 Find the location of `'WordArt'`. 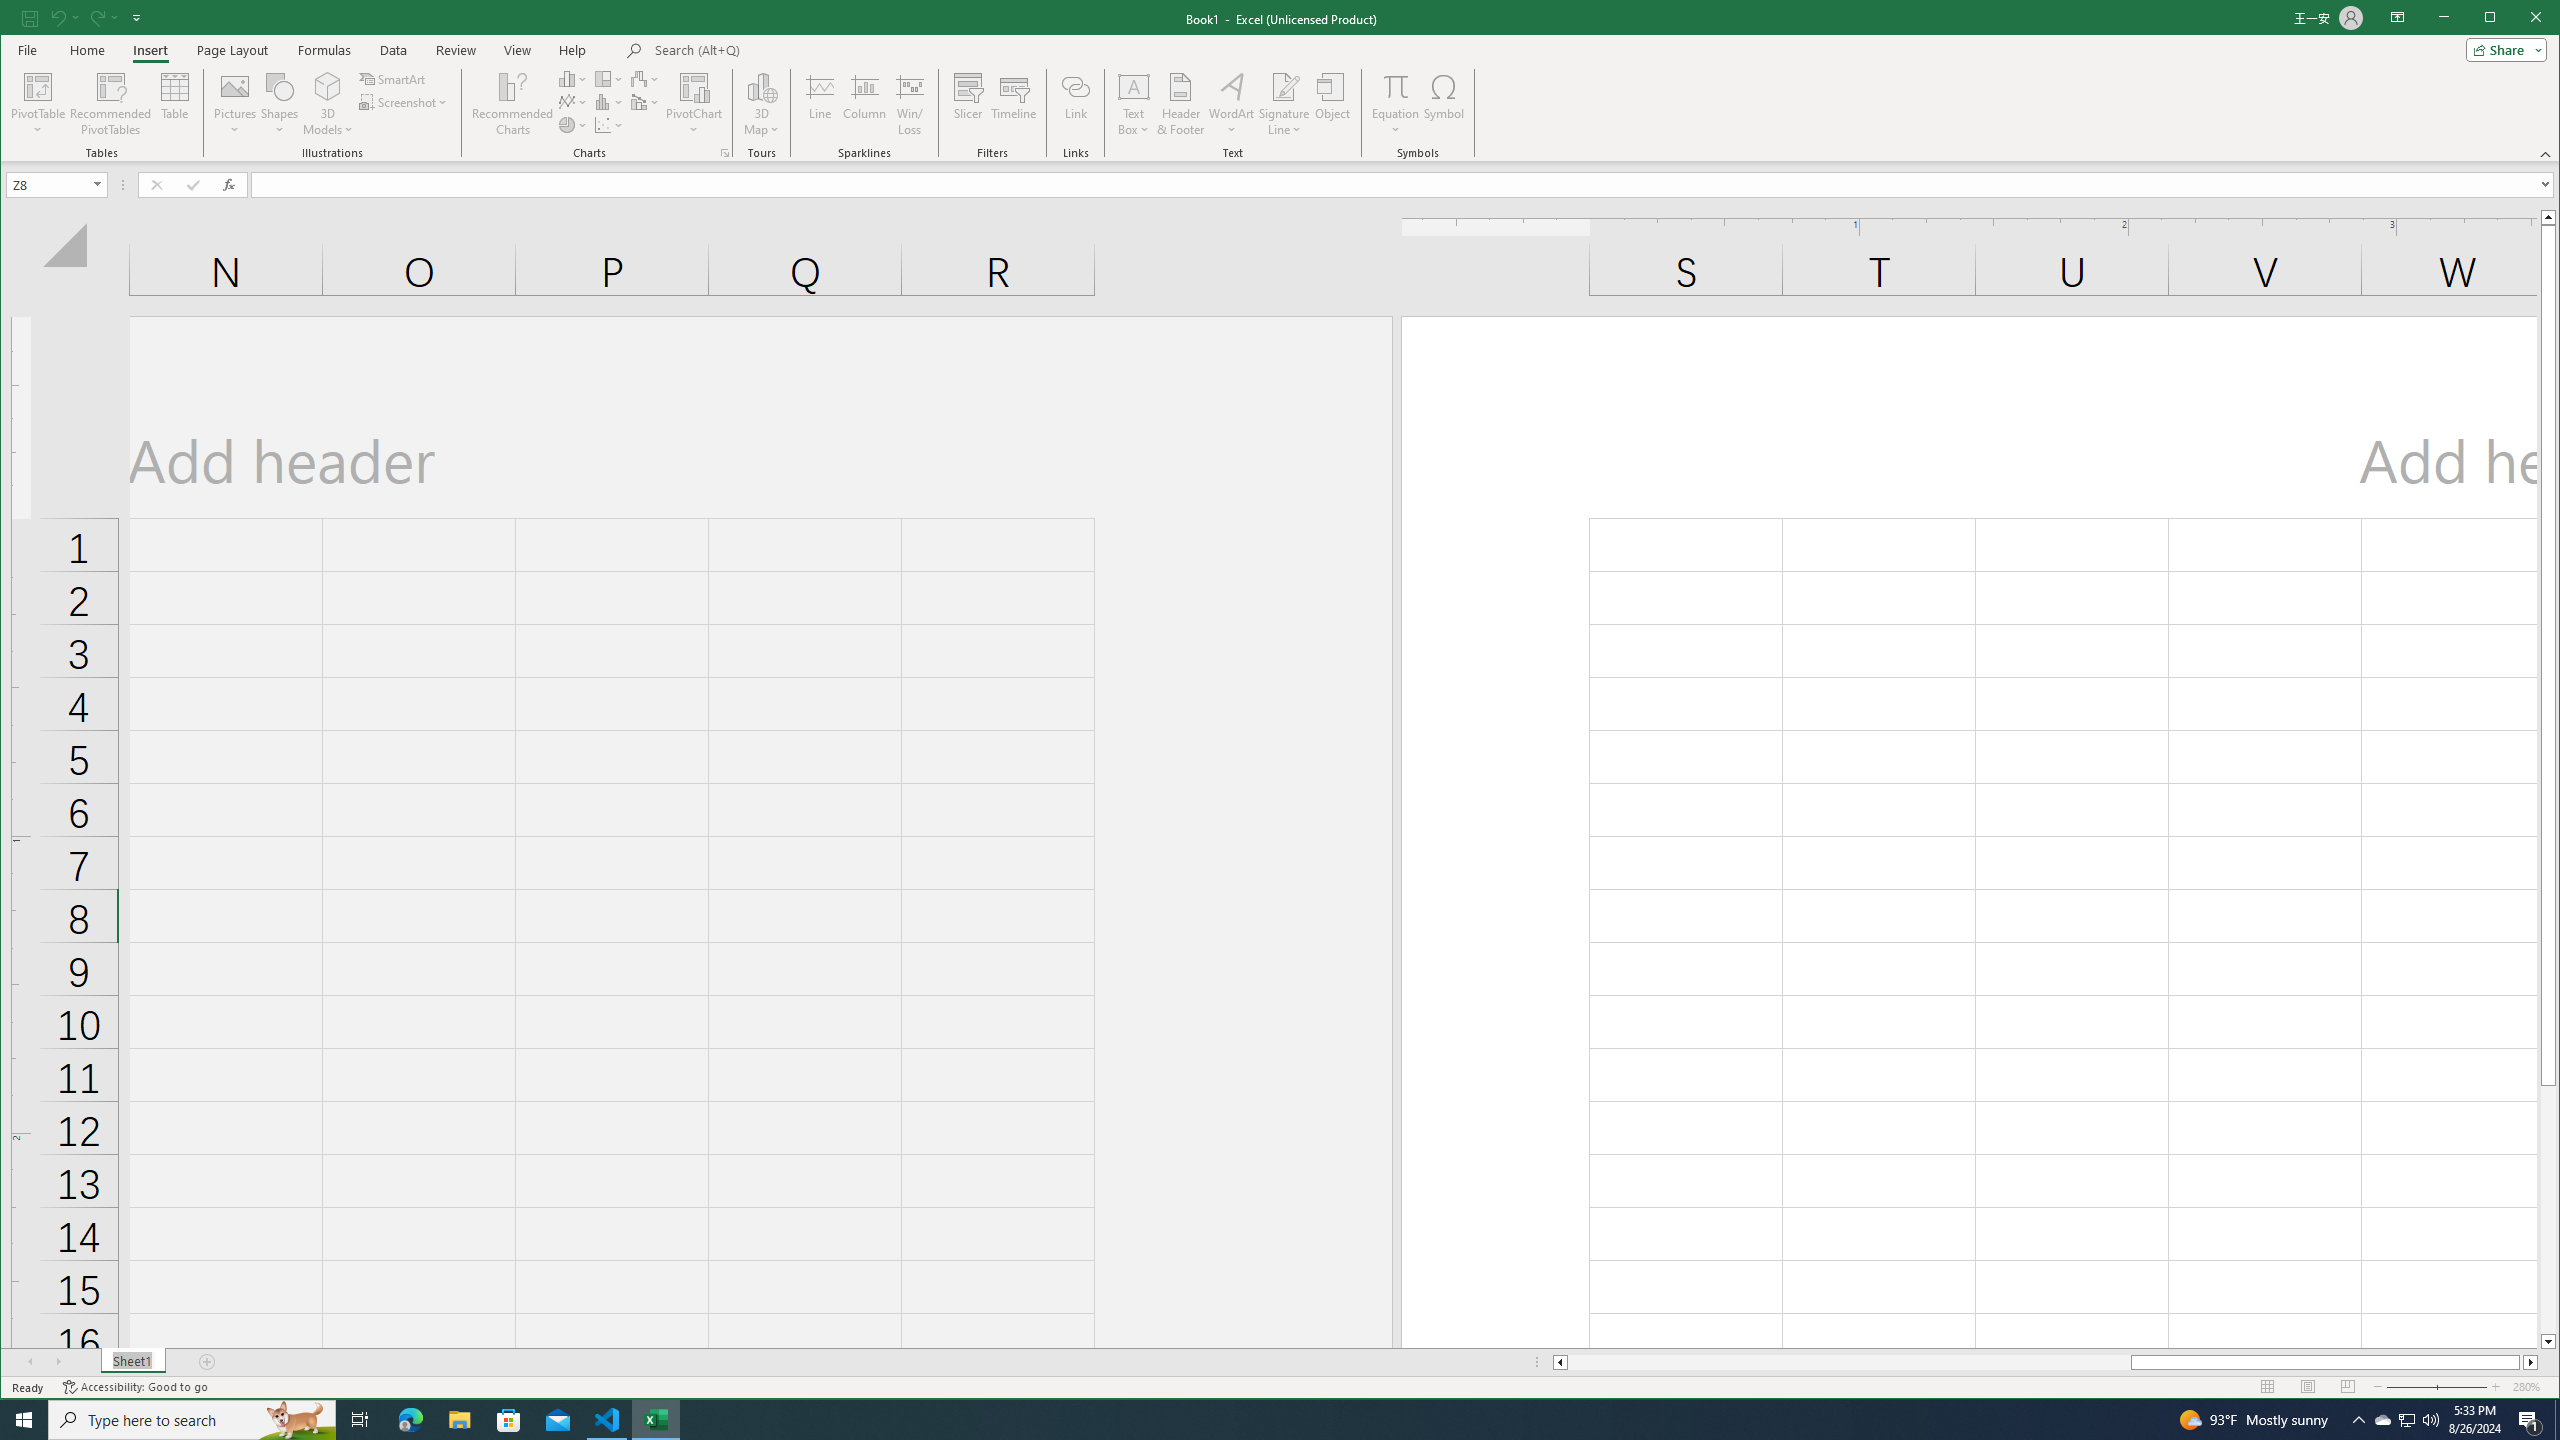

'WordArt' is located at coordinates (1231, 103).